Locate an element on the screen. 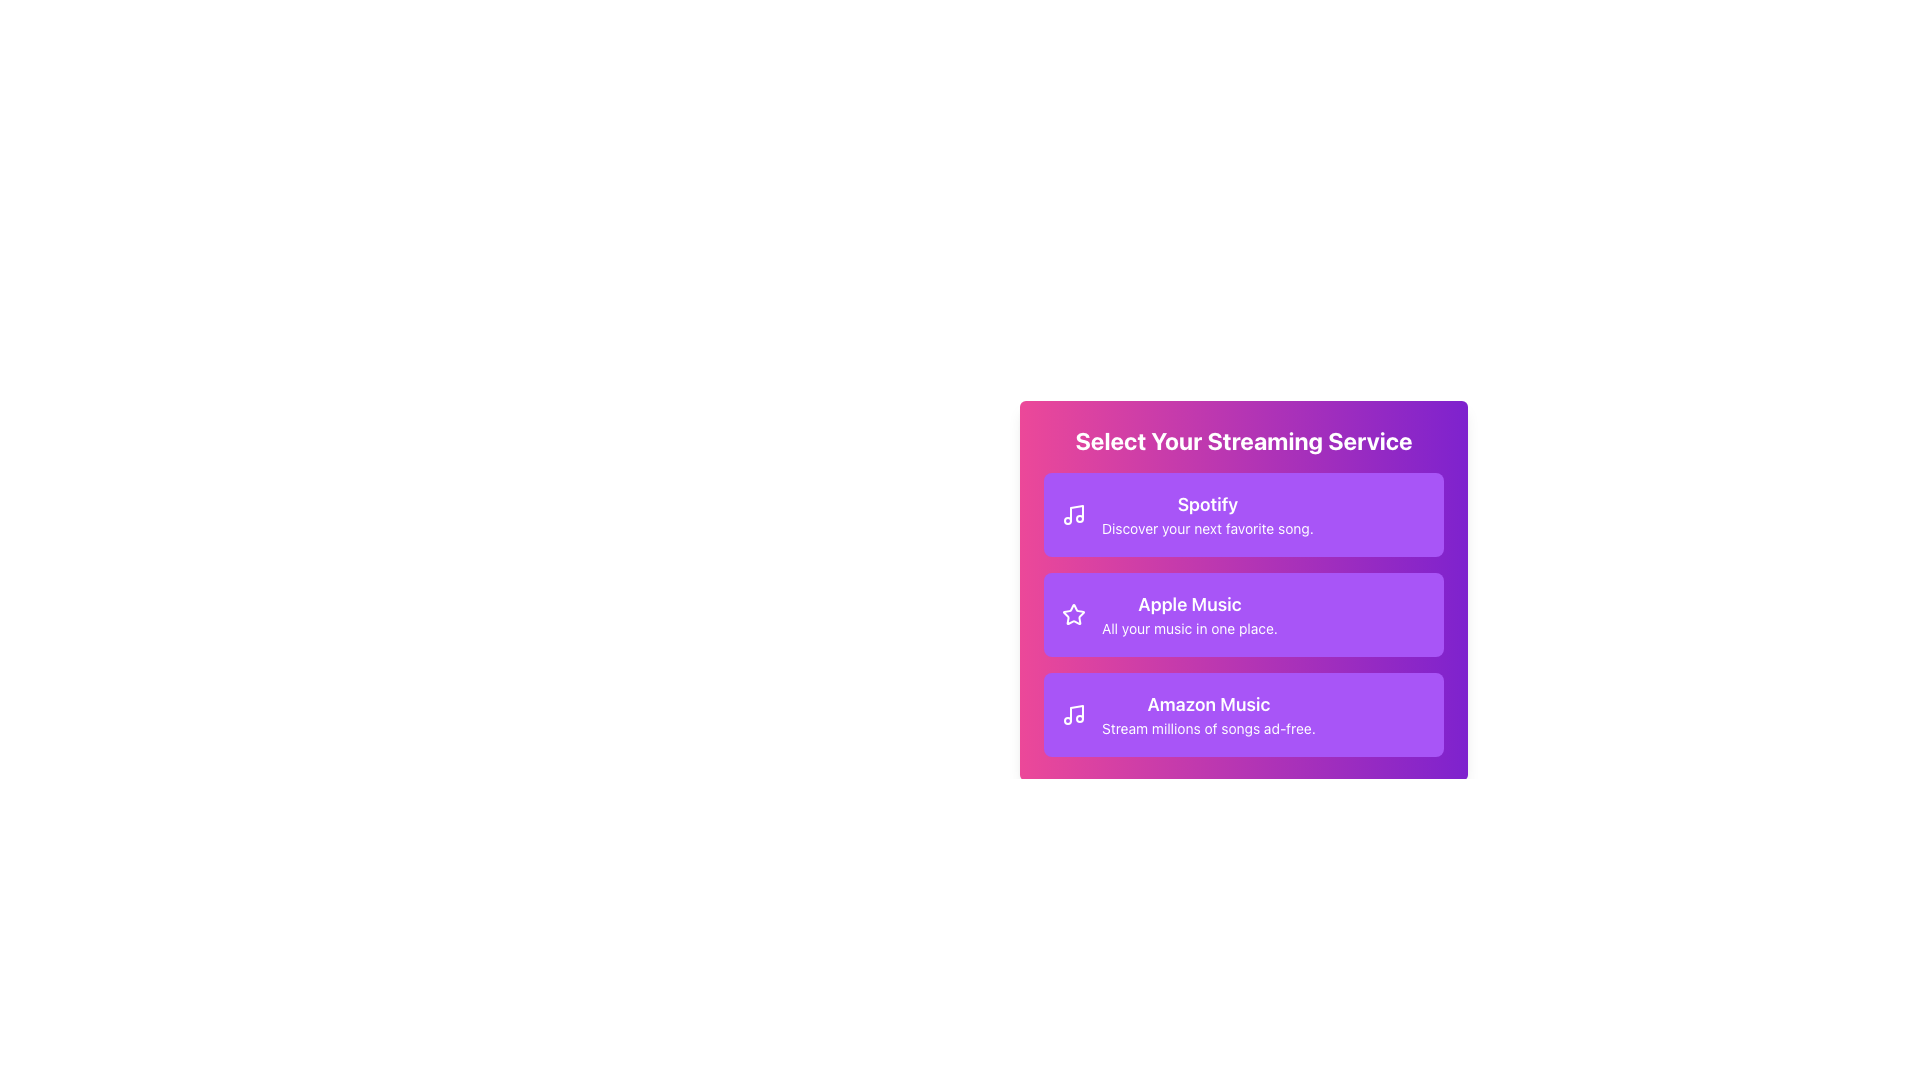 This screenshot has height=1080, width=1920. the 'Spotify' text in the topmost list item of the streaming service options is located at coordinates (1187, 514).